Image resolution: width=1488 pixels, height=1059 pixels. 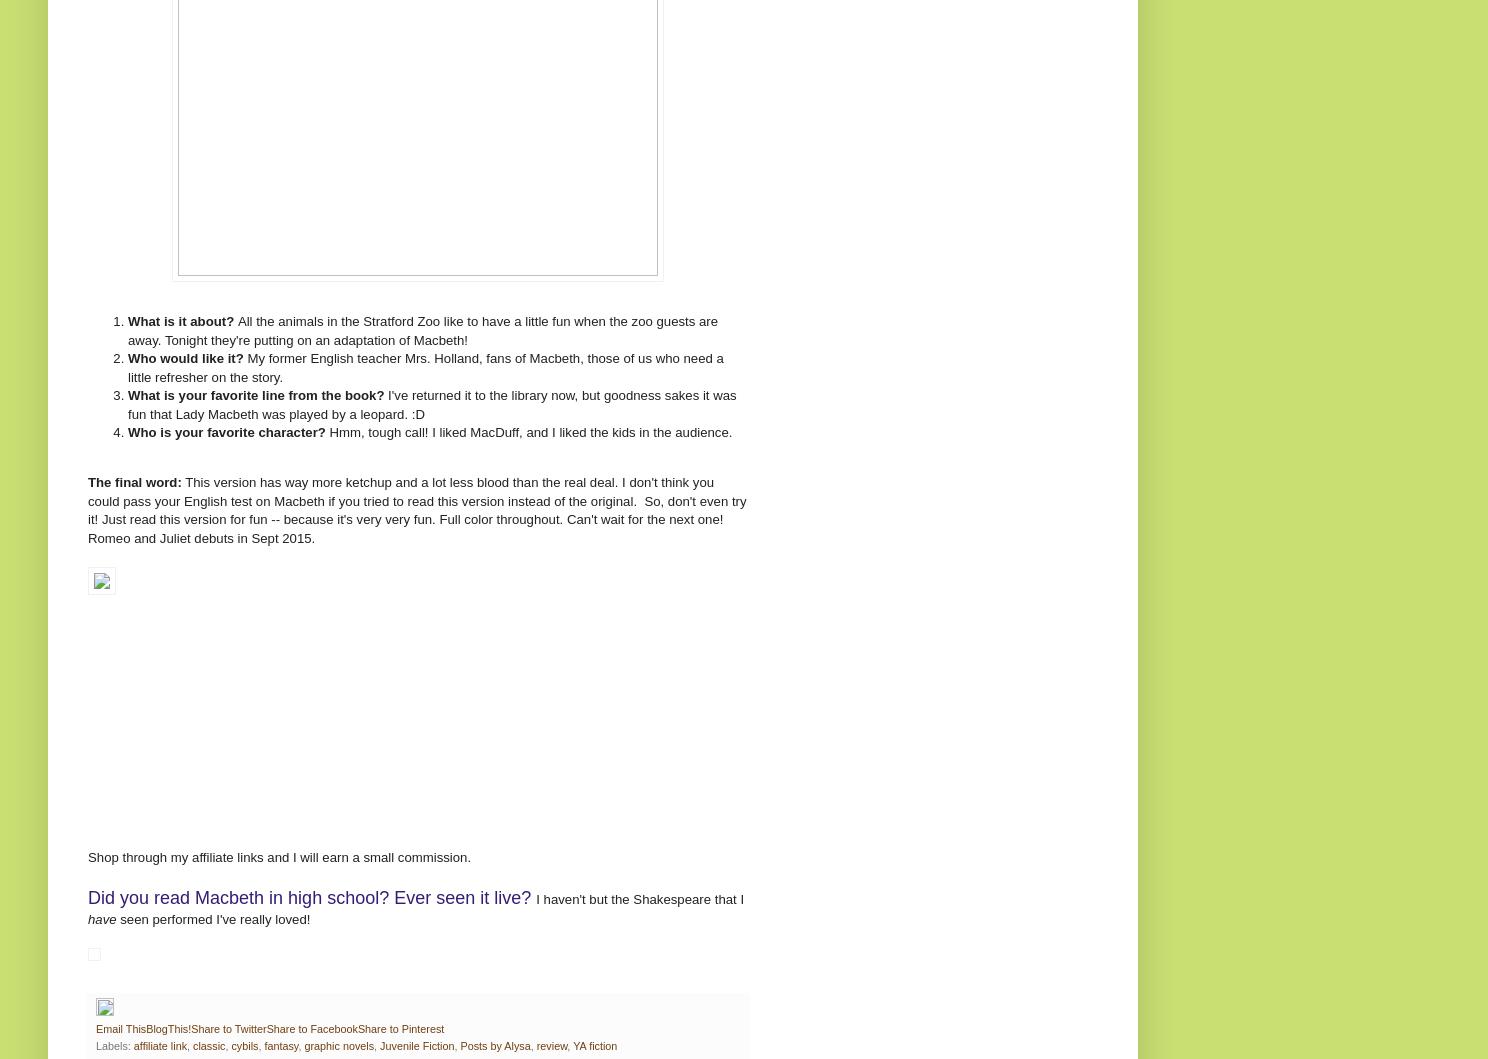 I want to click on 'Hmm, tough call! I liked MacDuff, and I liked the kids in the audience.', so click(x=529, y=432).